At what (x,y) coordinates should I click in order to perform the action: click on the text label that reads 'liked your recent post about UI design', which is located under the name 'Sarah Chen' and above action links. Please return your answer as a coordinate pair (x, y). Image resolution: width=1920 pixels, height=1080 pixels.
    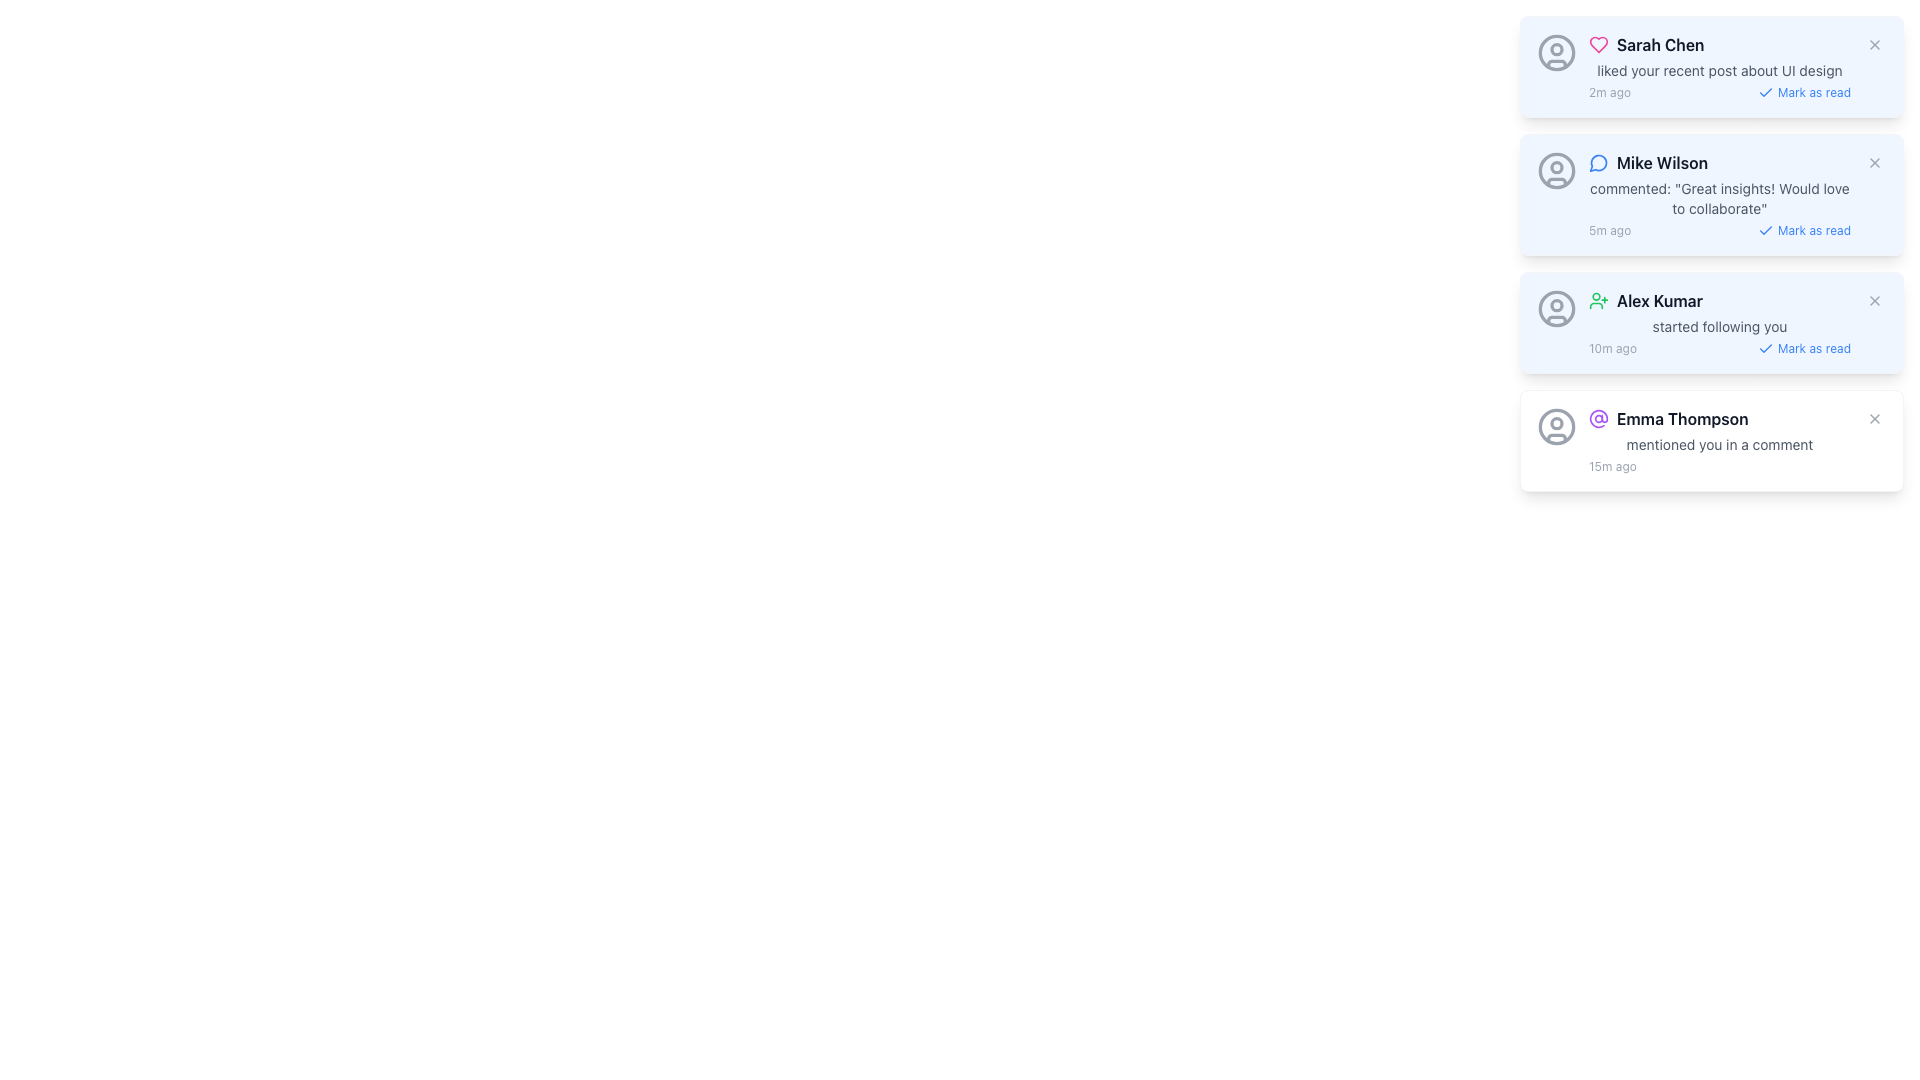
    Looking at the image, I should click on (1718, 69).